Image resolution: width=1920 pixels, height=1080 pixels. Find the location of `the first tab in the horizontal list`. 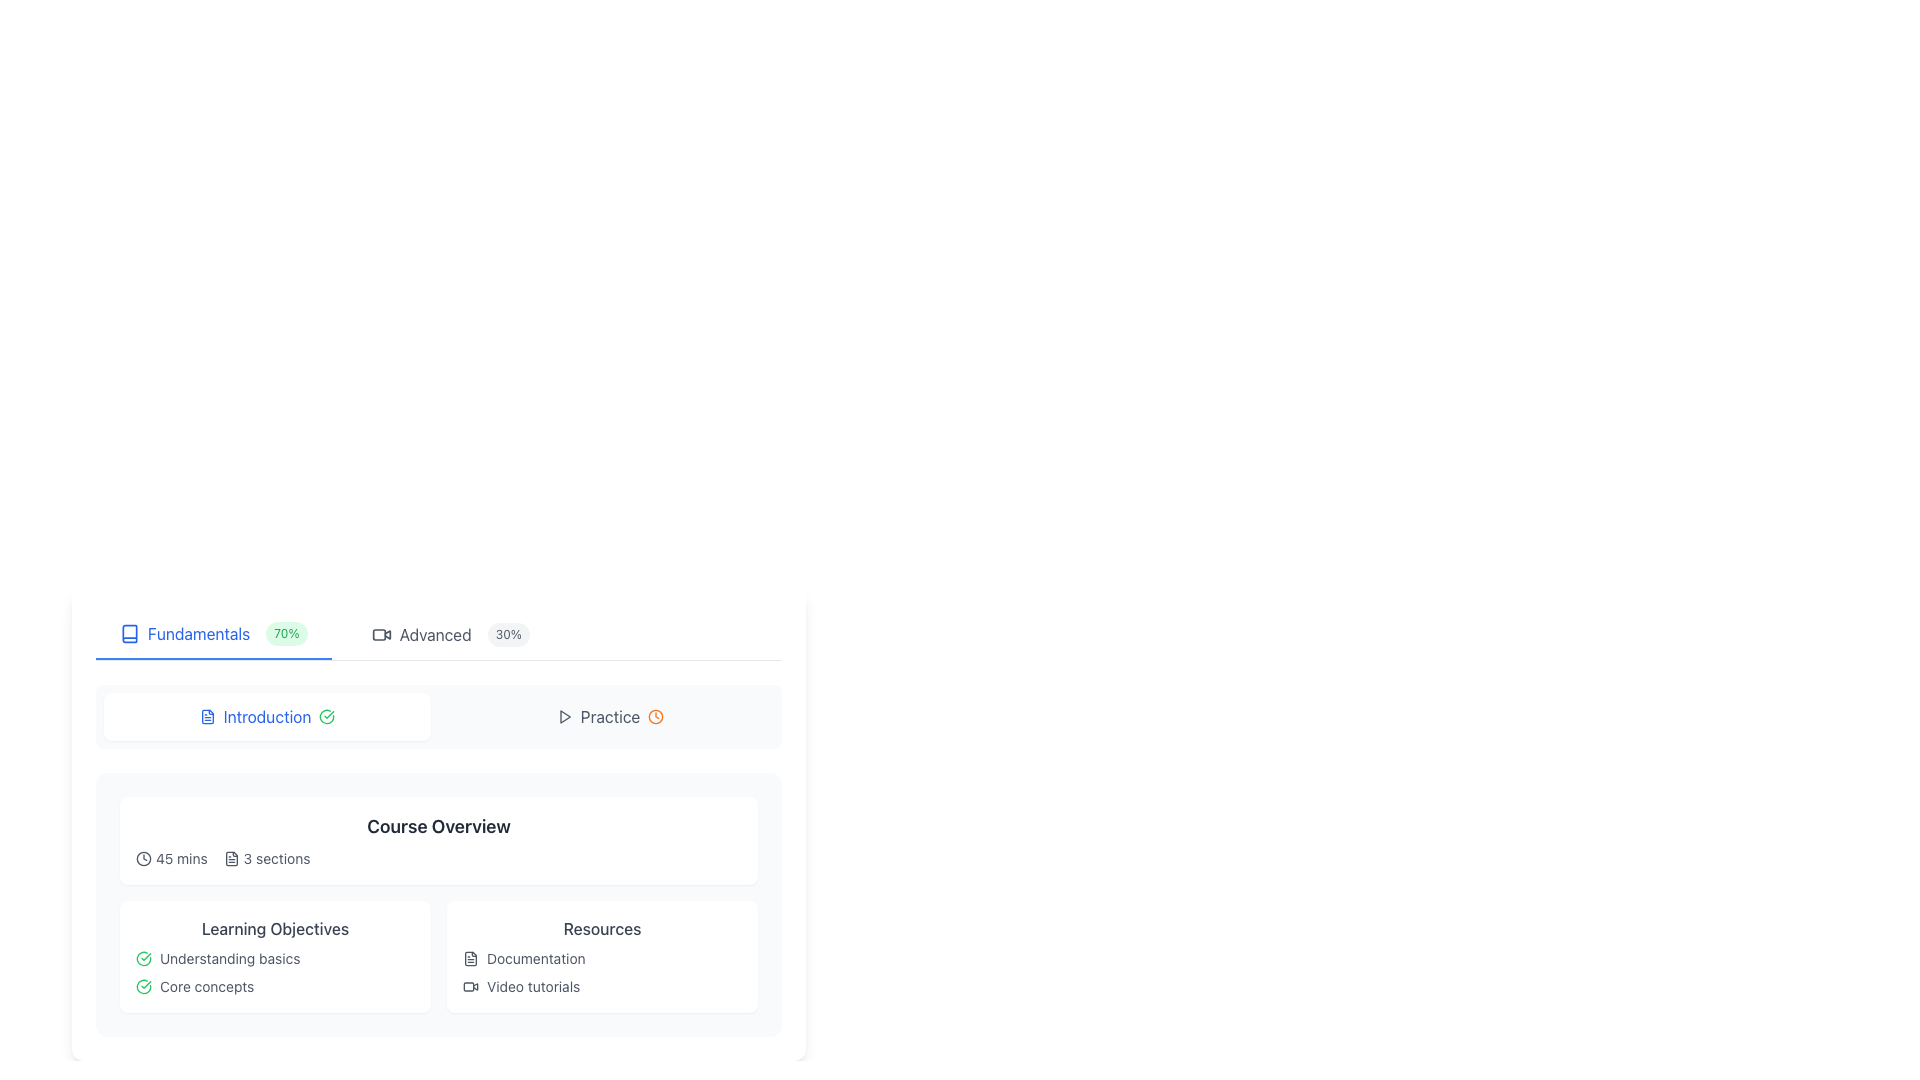

the first tab in the horizontal list is located at coordinates (213, 635).